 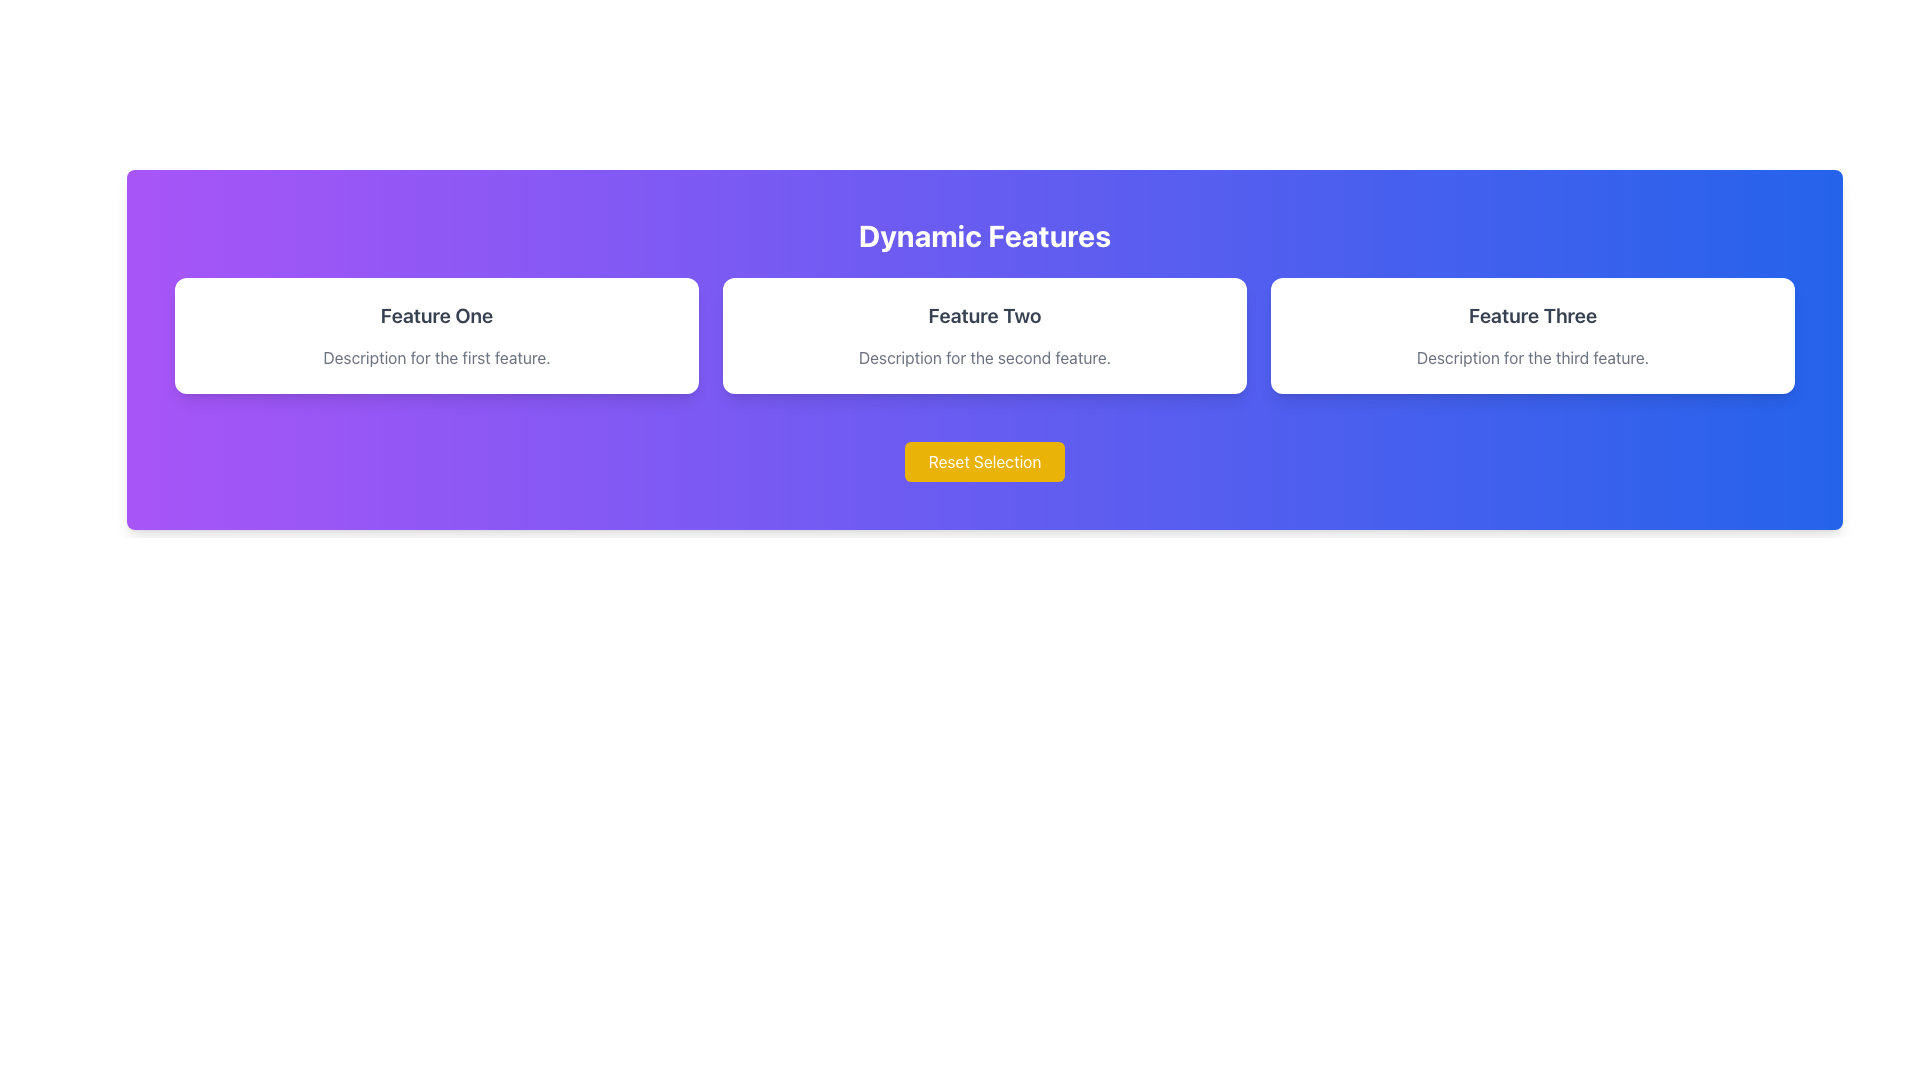 What do you see at coordinates (984, 462) in the screenshot?
I see `the 'Reset Selection' button with a vibrant yellow background and white text to observe the hover effect` at bounding box center [984, 462].